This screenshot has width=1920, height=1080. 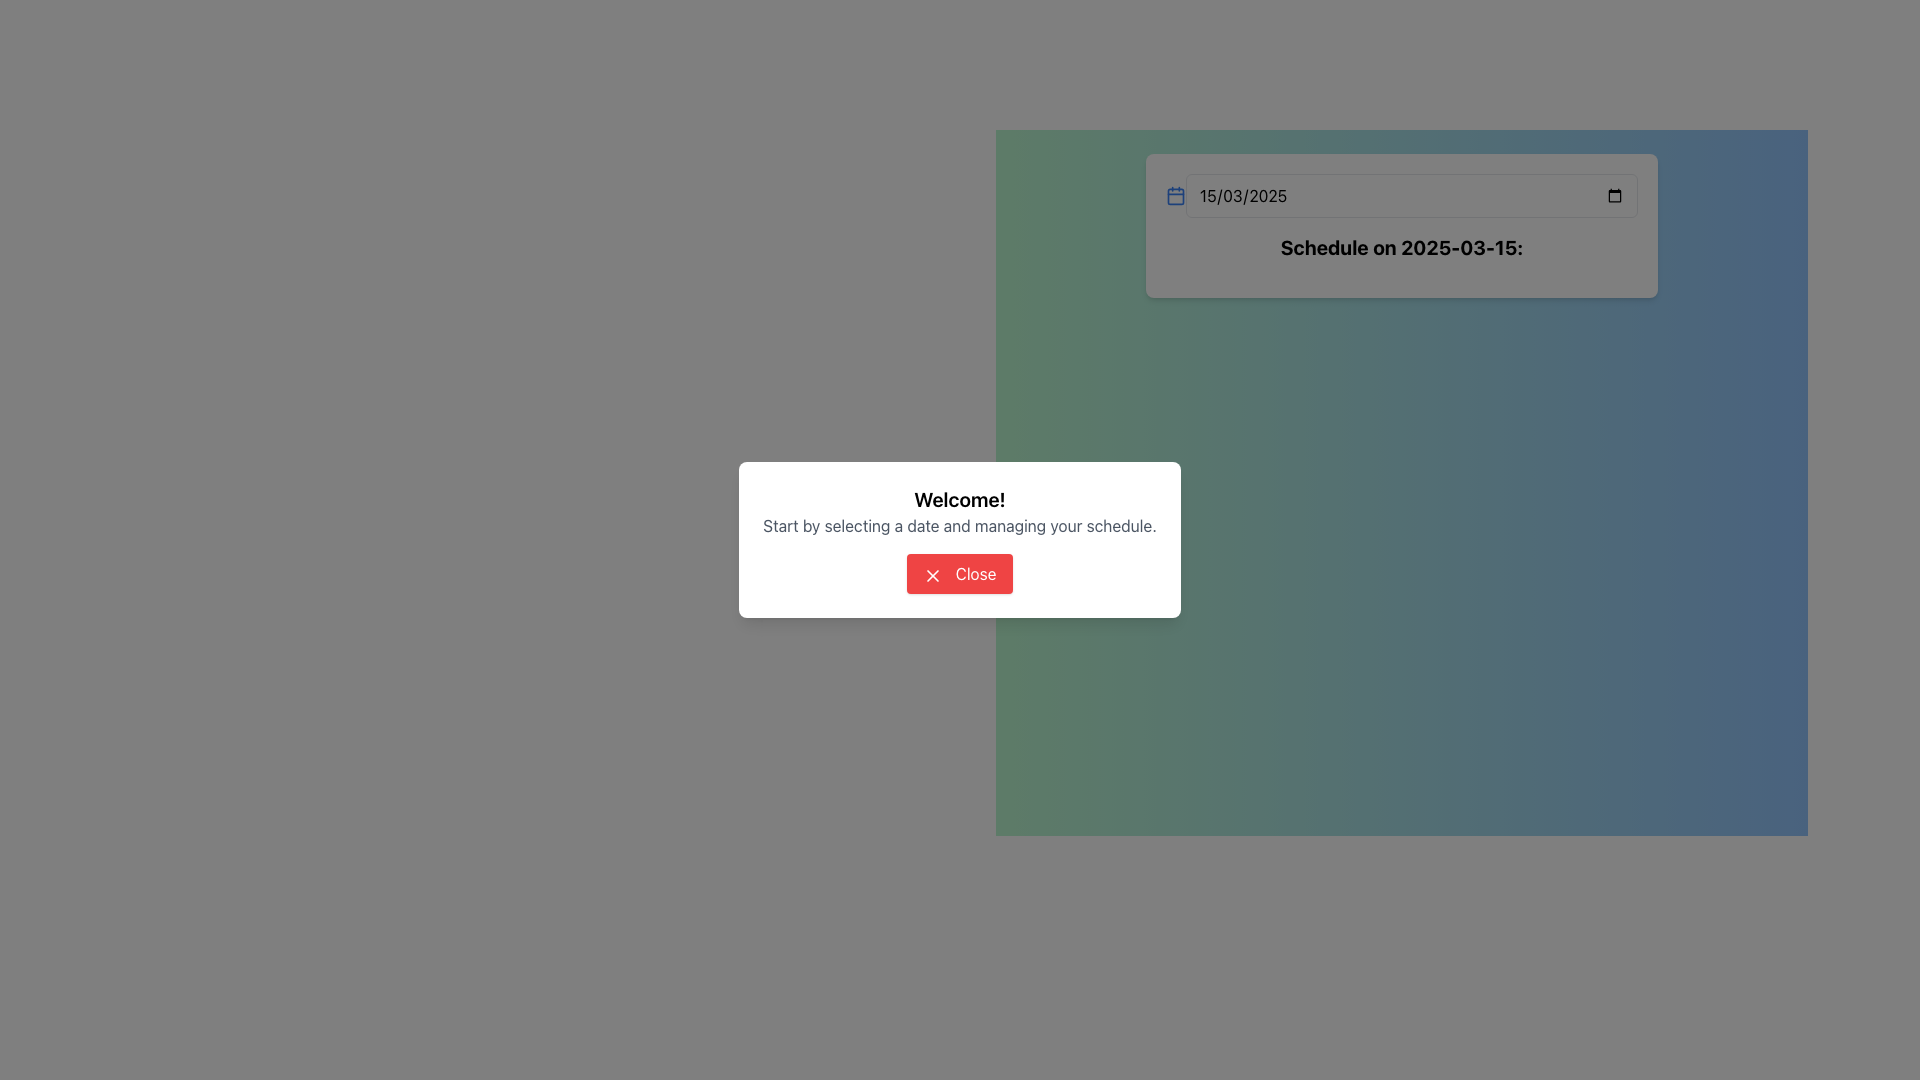 I want to click on the bold, large-sized text displaying 'Welcome!', so click(x=960, y=499).